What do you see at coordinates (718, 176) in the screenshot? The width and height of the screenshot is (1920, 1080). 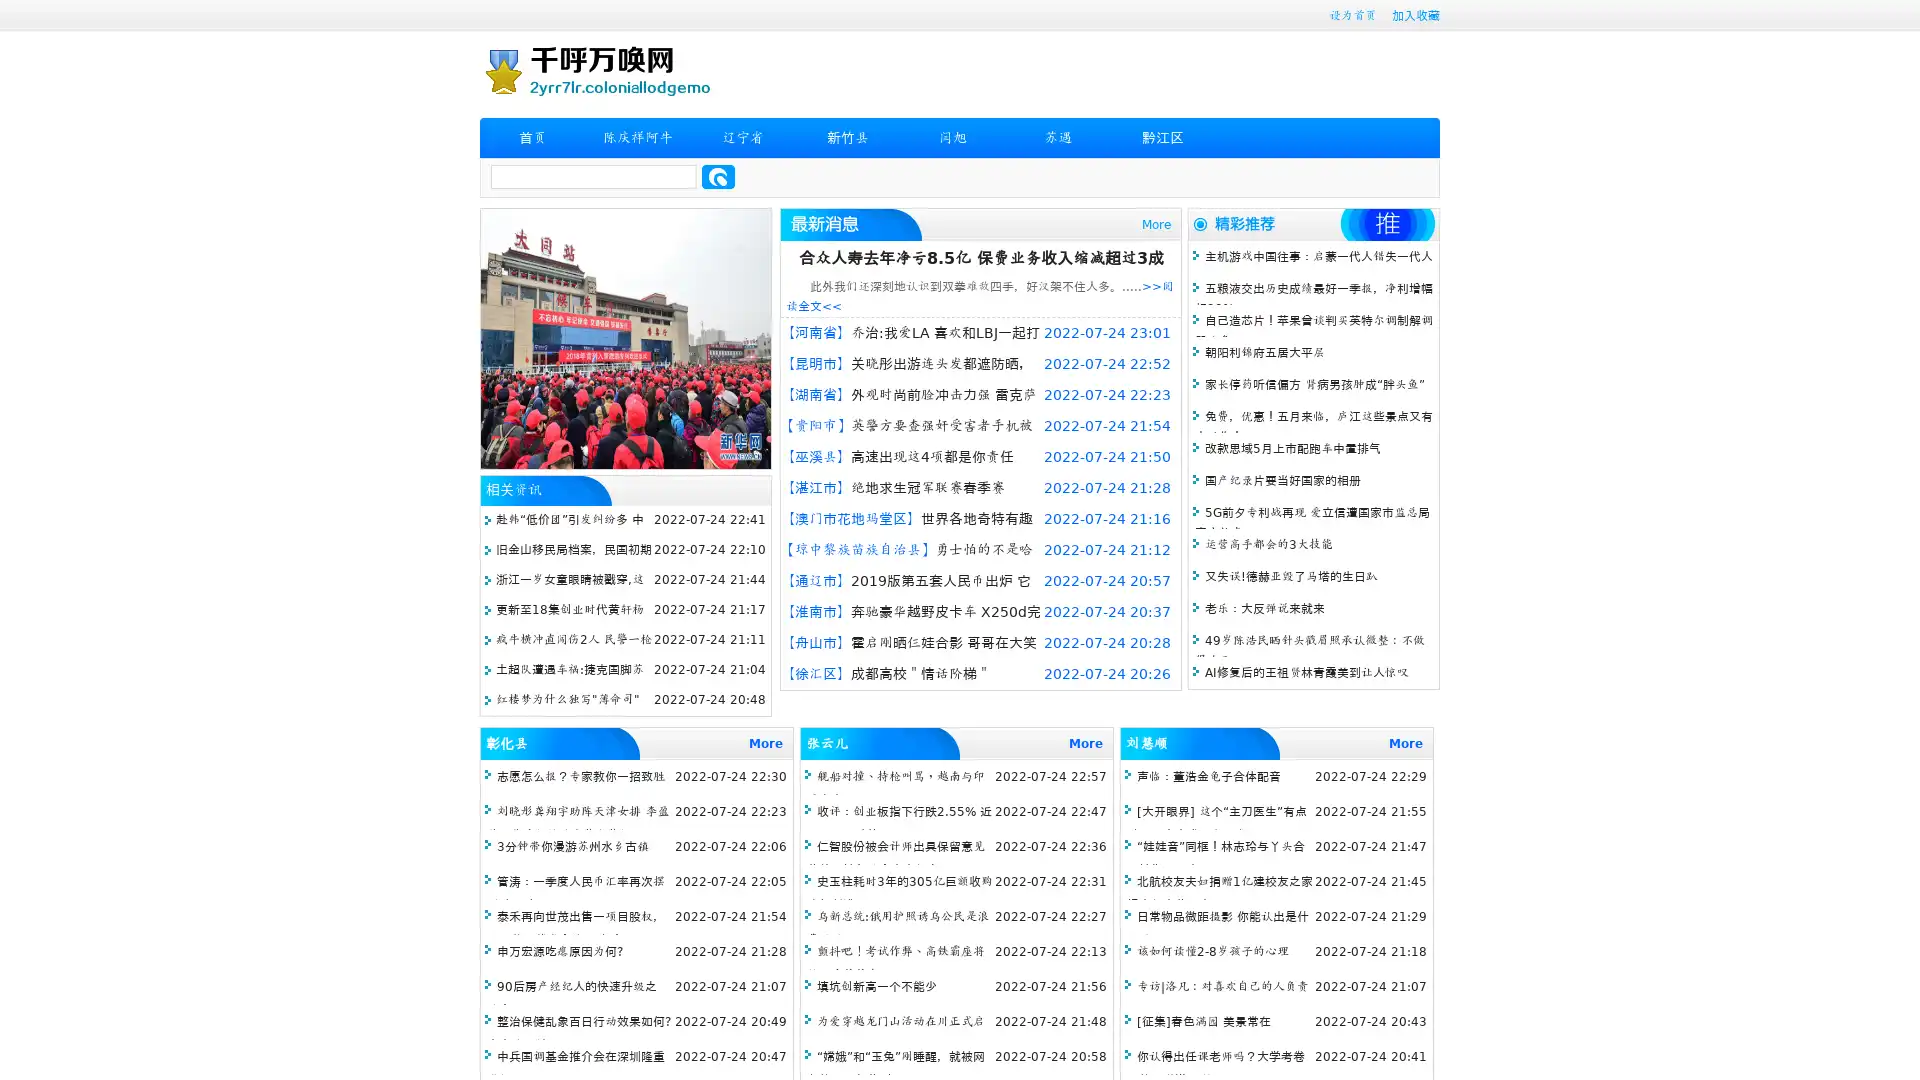 I see `Search` at bounding box center [718, 176].